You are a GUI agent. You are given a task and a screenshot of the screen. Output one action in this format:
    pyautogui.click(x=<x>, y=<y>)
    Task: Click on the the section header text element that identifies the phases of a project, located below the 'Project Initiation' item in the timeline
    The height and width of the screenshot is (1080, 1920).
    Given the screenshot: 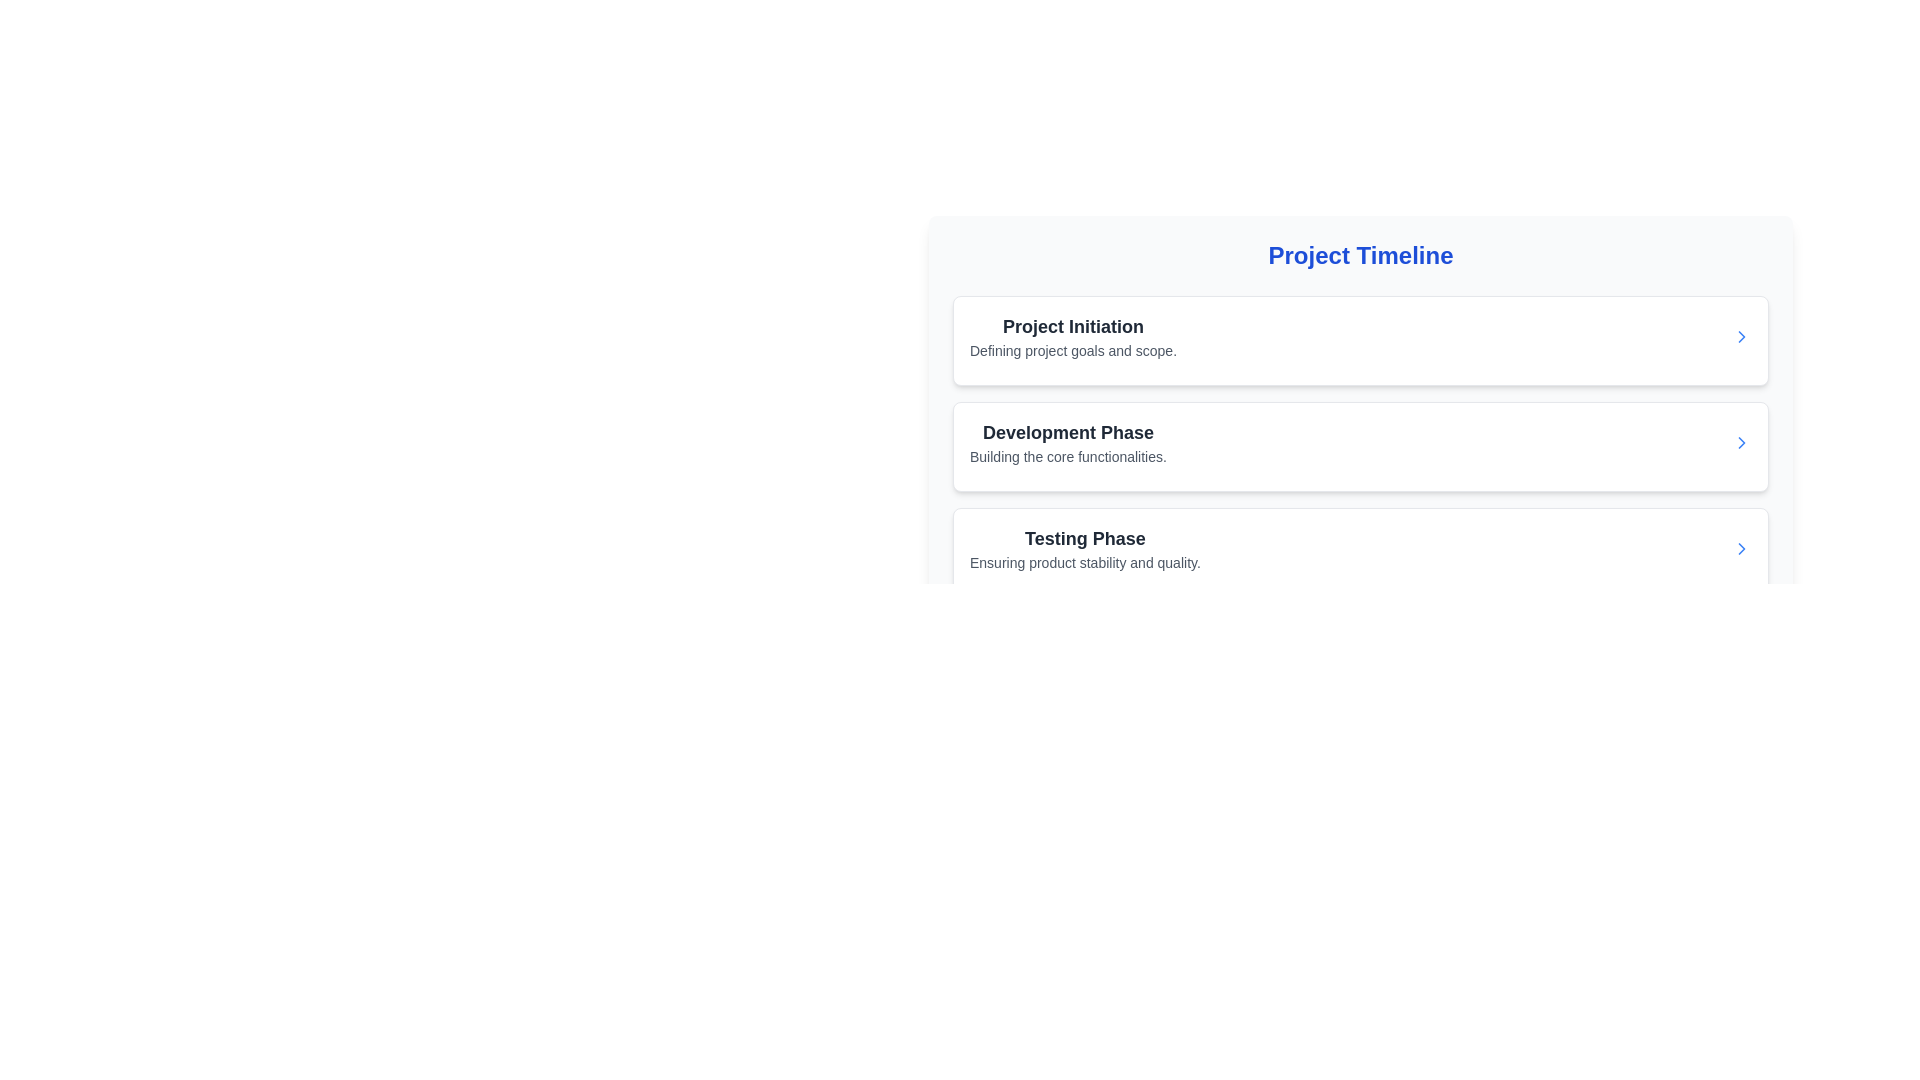 What is the action you would take?
    pyautogui.click(x=1067, y=431)
    